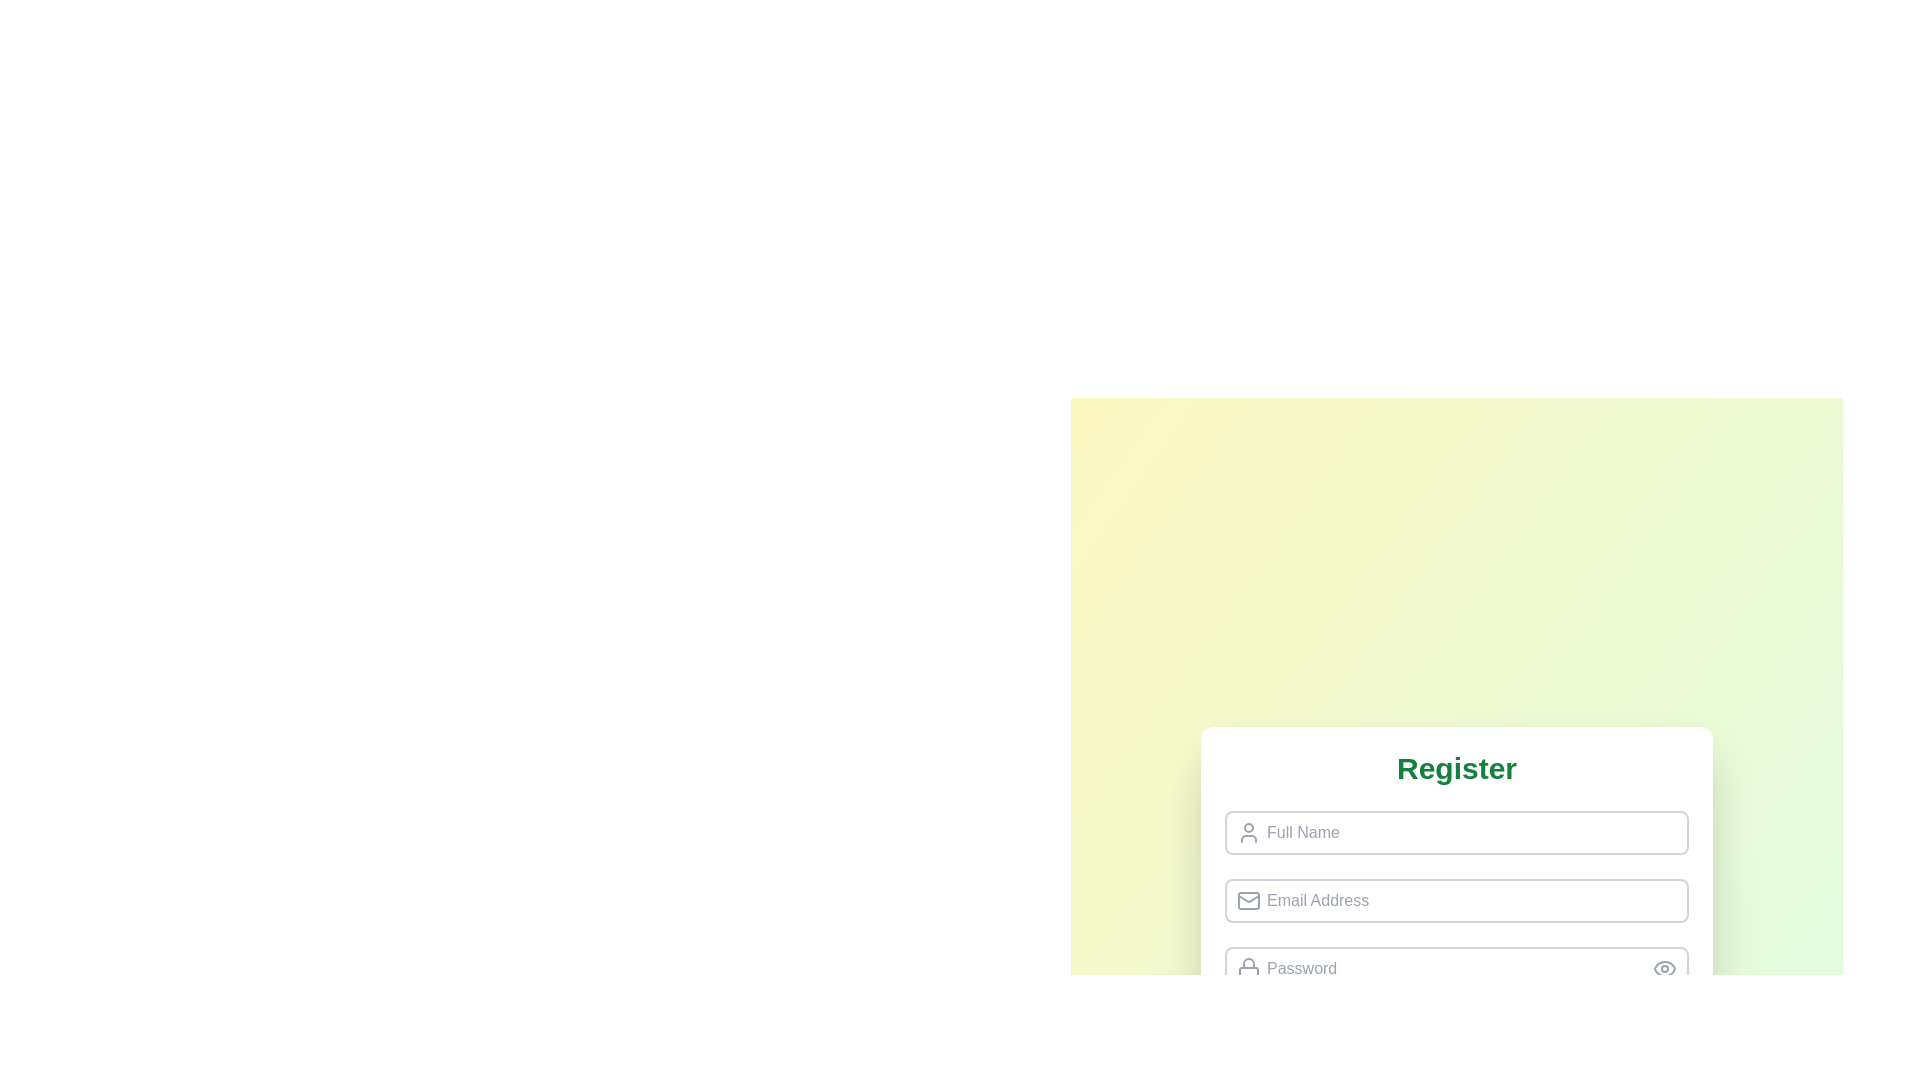 This screenshot has width=1920, height=1080. I want to click on the password input field with rounded corners and a placeholder labeled 'Password', so click(1457, 967).